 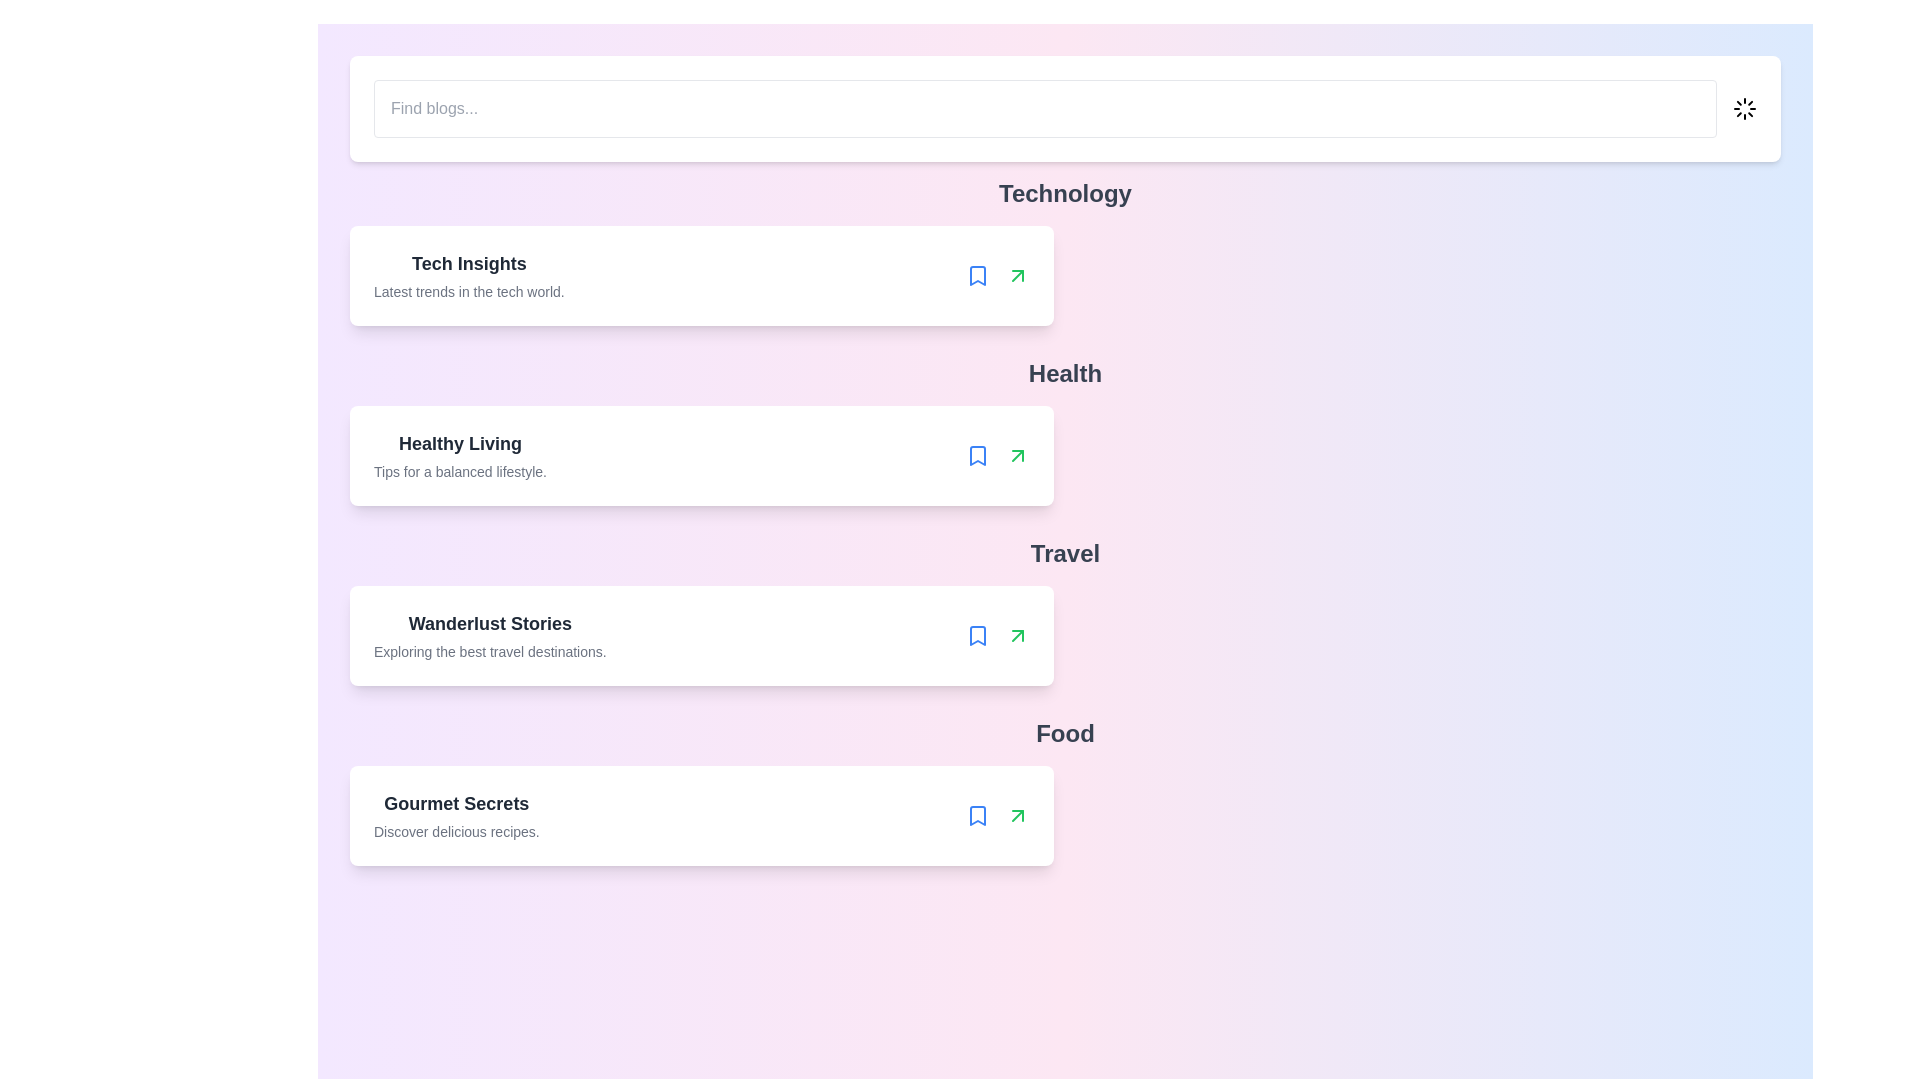 What do you see at coordinates (468, 276) in the screenshot?
I see `the header and description Text block of the 'Tech Insights' section` at bounding box center [468, 276].